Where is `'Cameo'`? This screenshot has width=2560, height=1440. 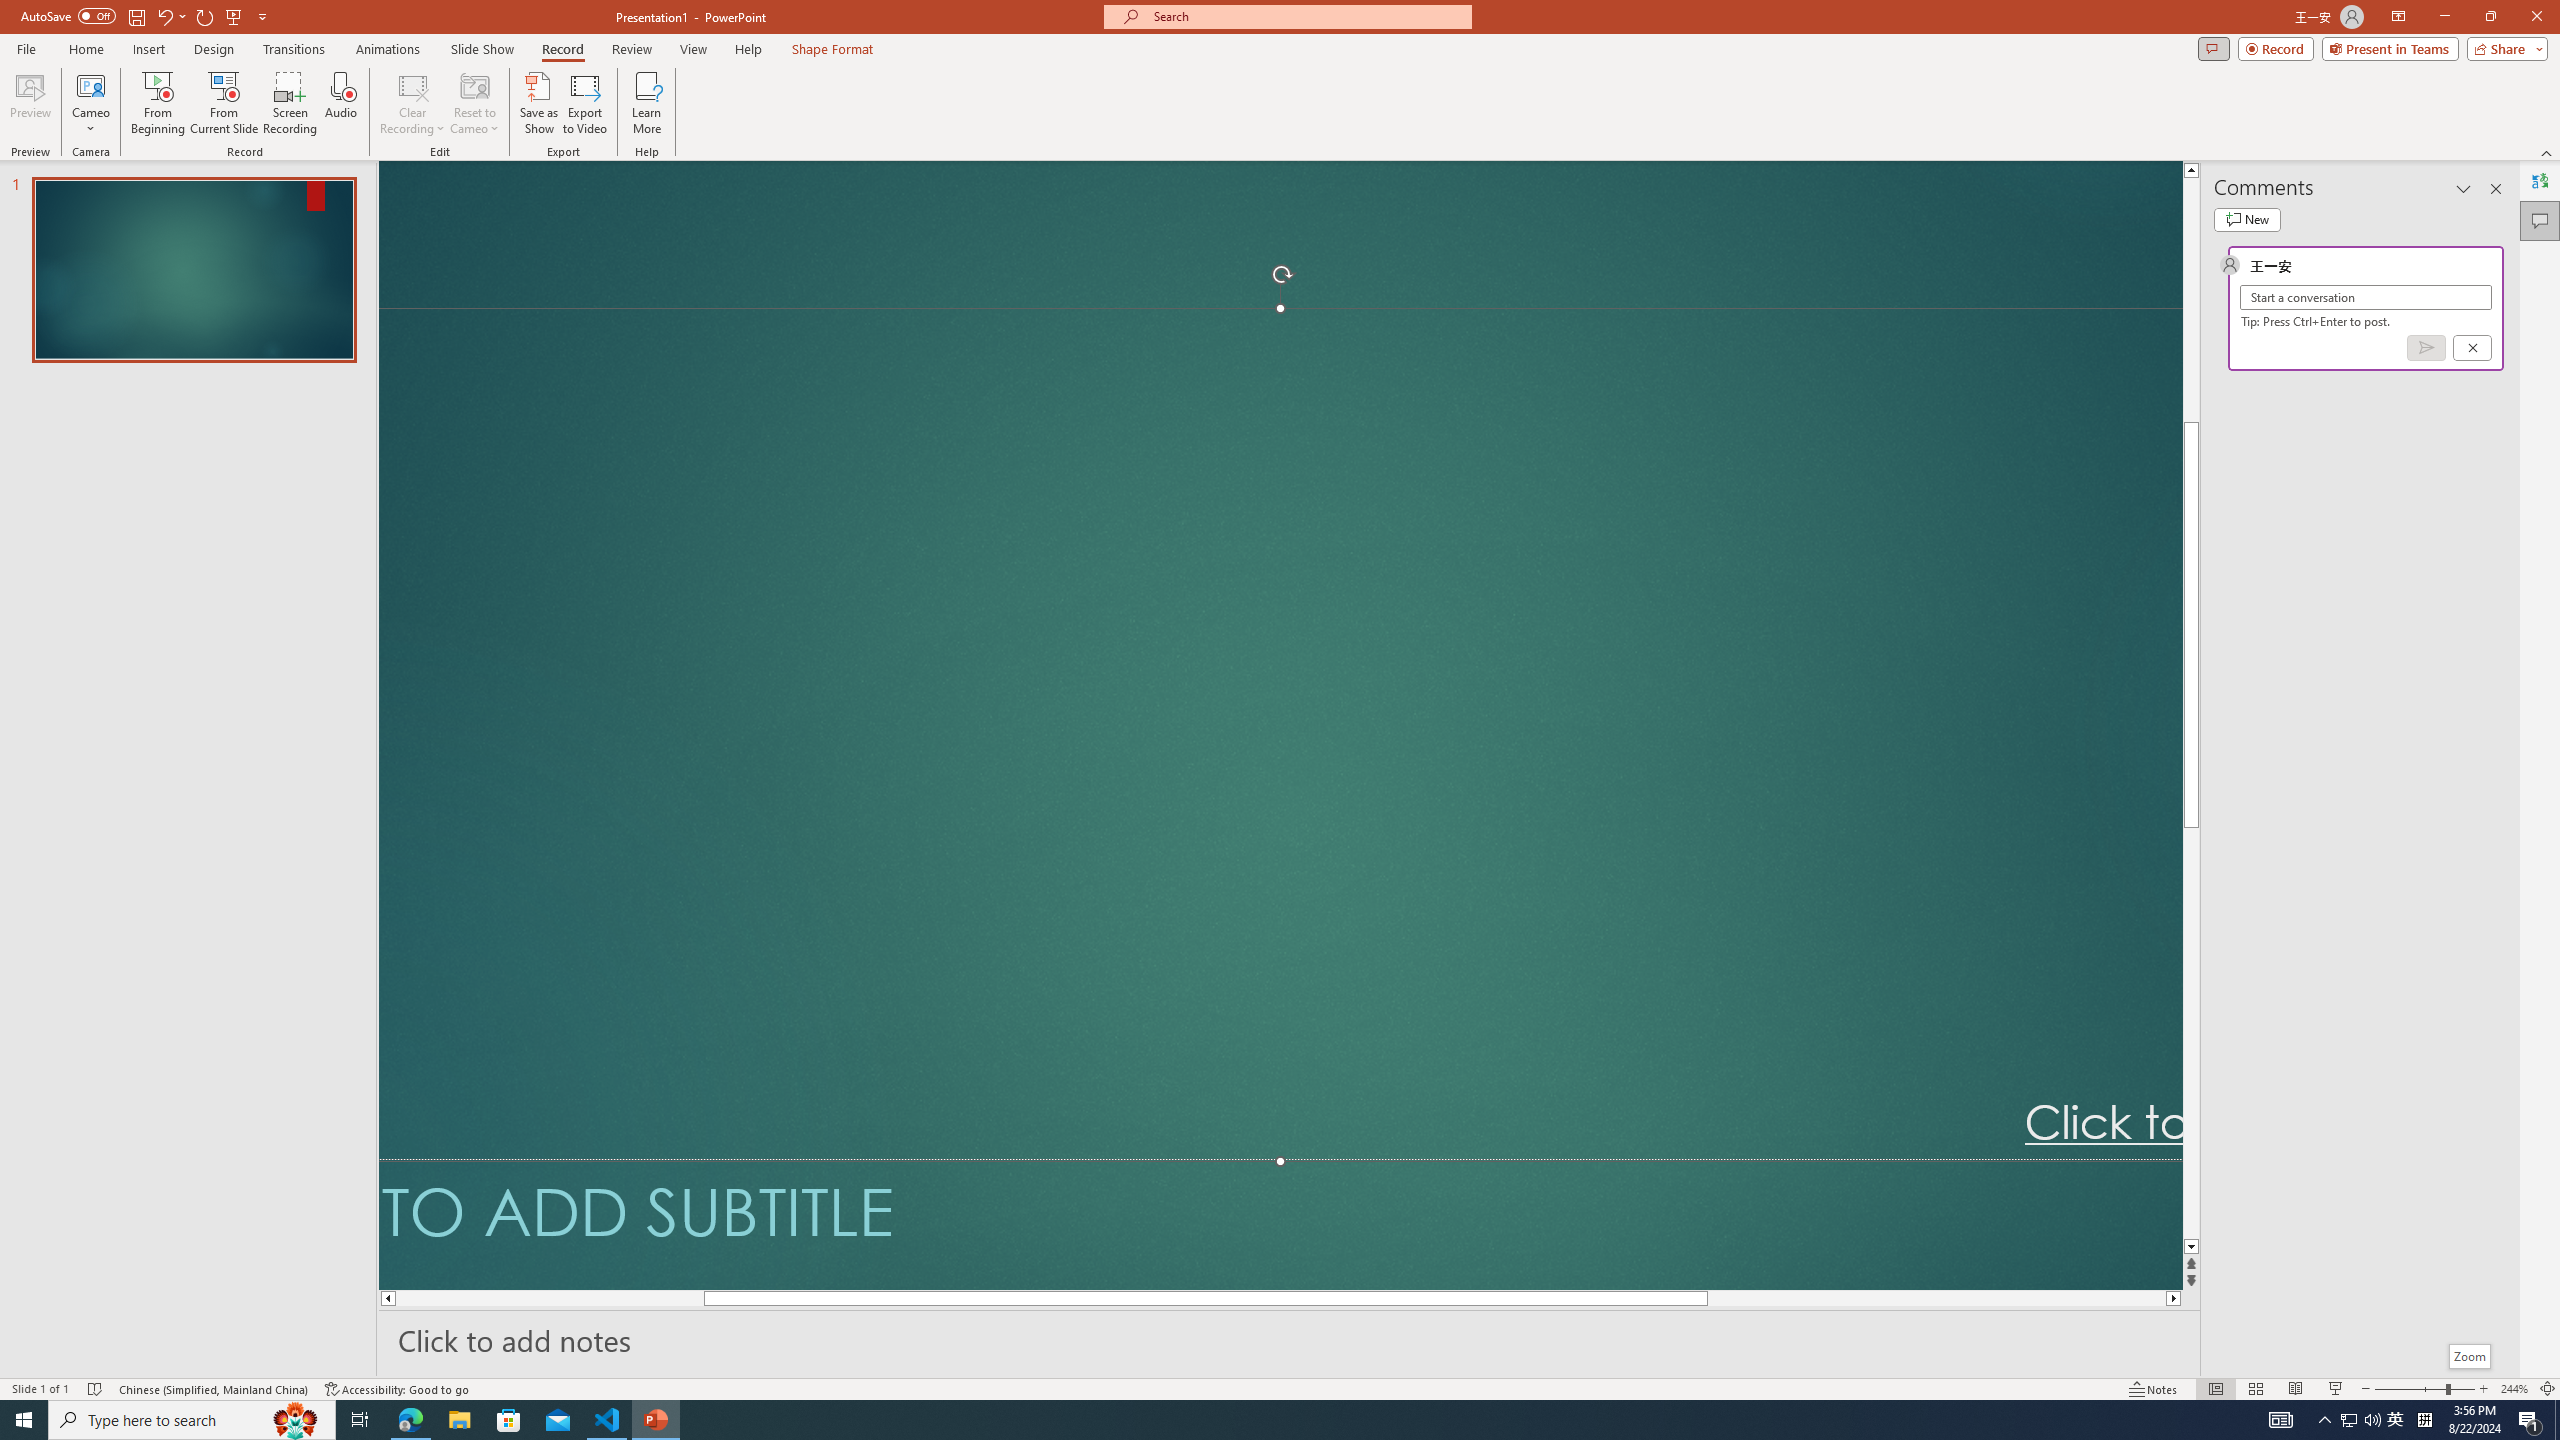 'Cameo' is located at coordinates (89, 103).